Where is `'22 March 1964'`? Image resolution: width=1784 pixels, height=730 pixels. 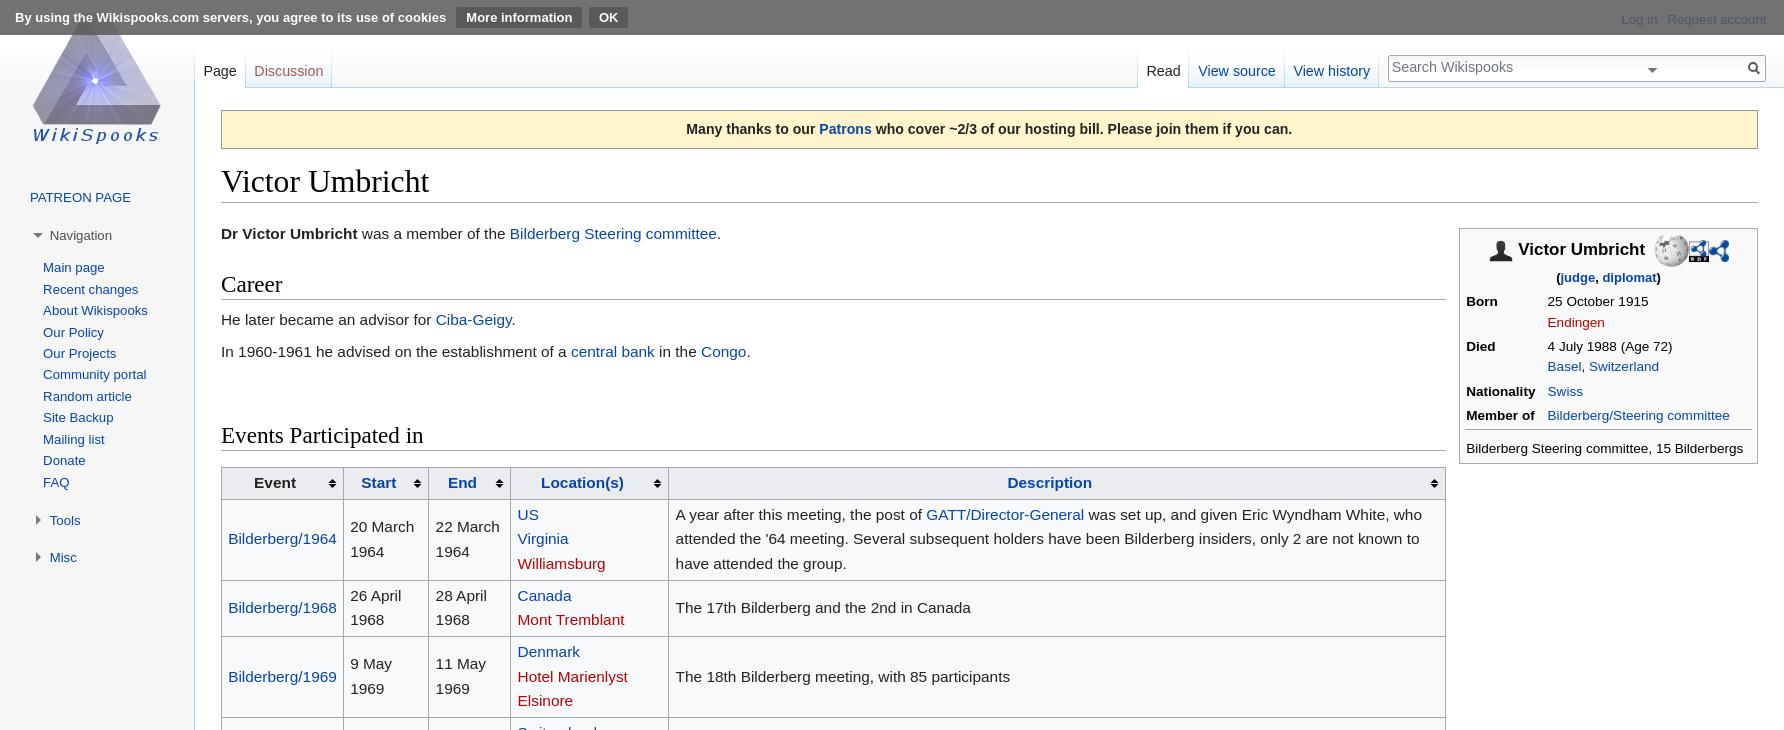
'22 March 1964' is located at coordinates (467, 537).